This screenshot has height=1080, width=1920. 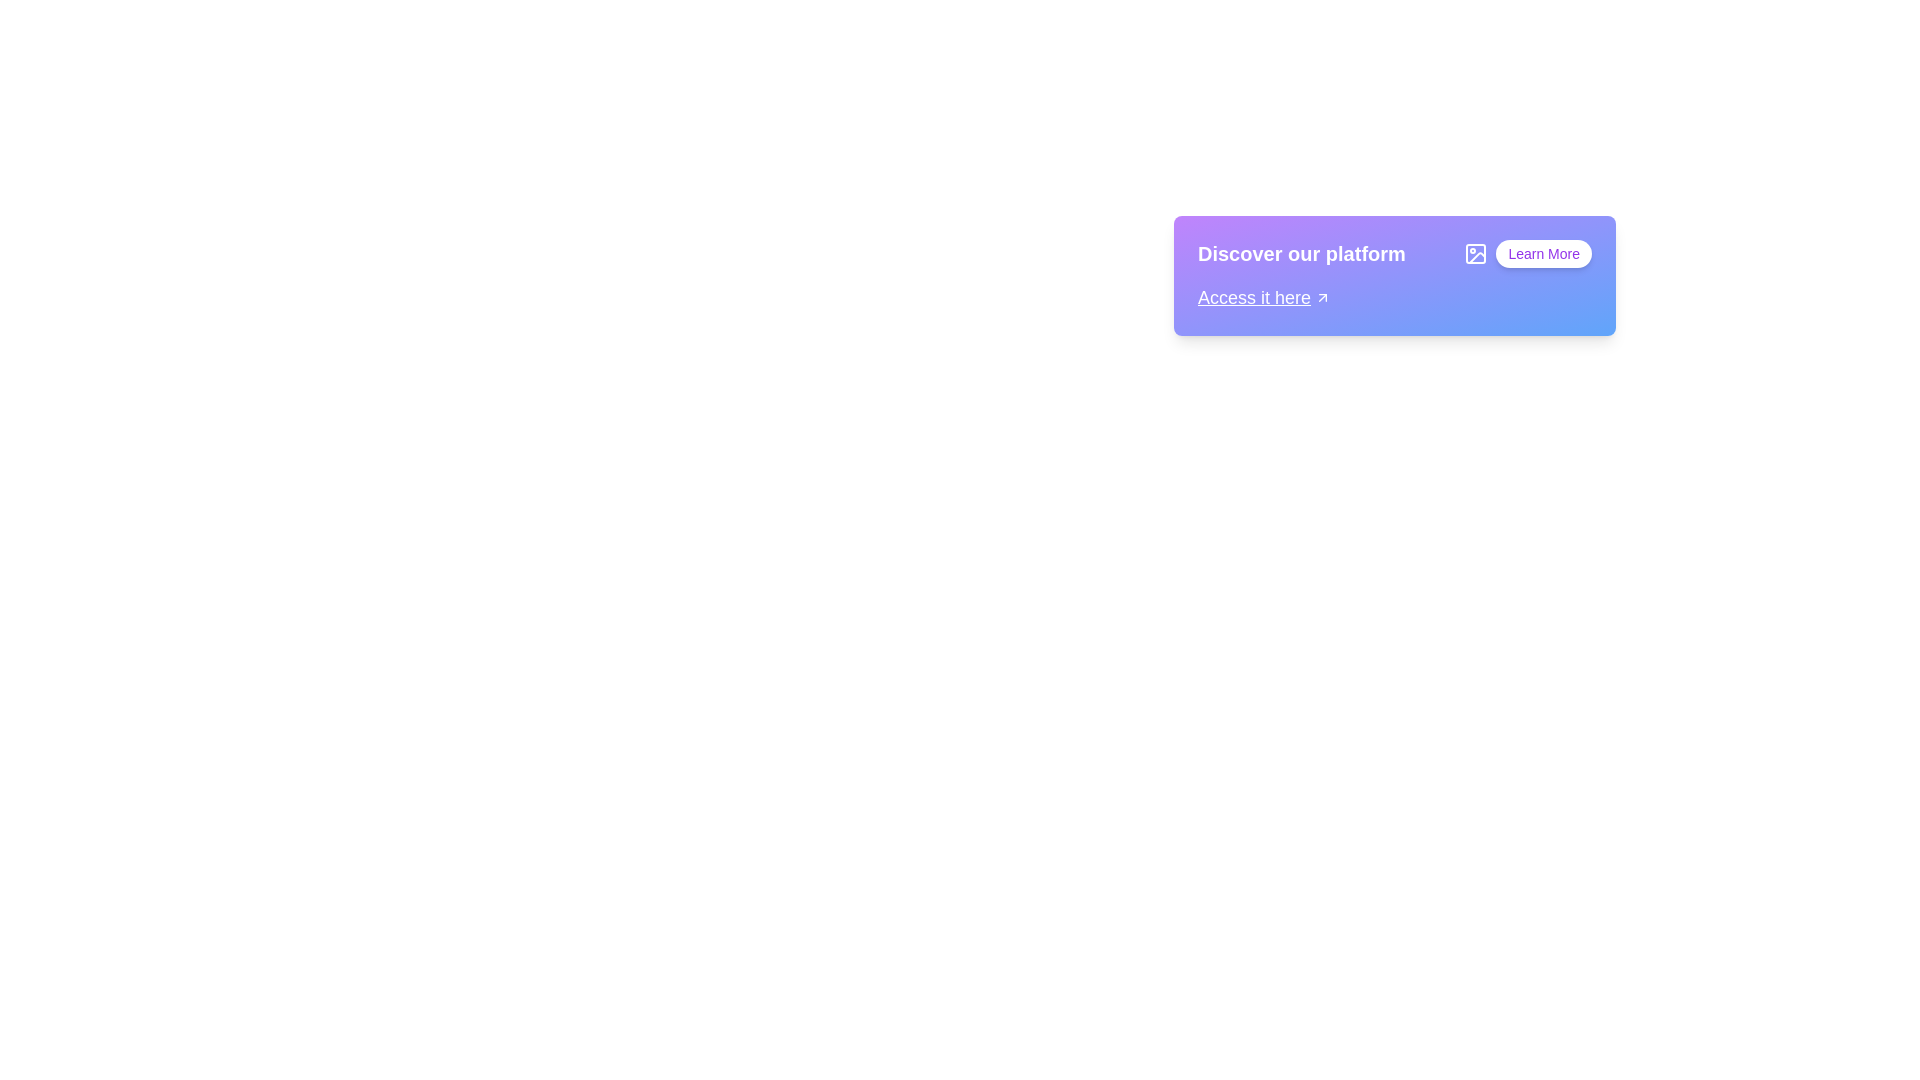 I want to click on the arrow icon located to the right of the text 'Access it here' which signifies a hyperlink for navigation, so click(x=1323, y=297).